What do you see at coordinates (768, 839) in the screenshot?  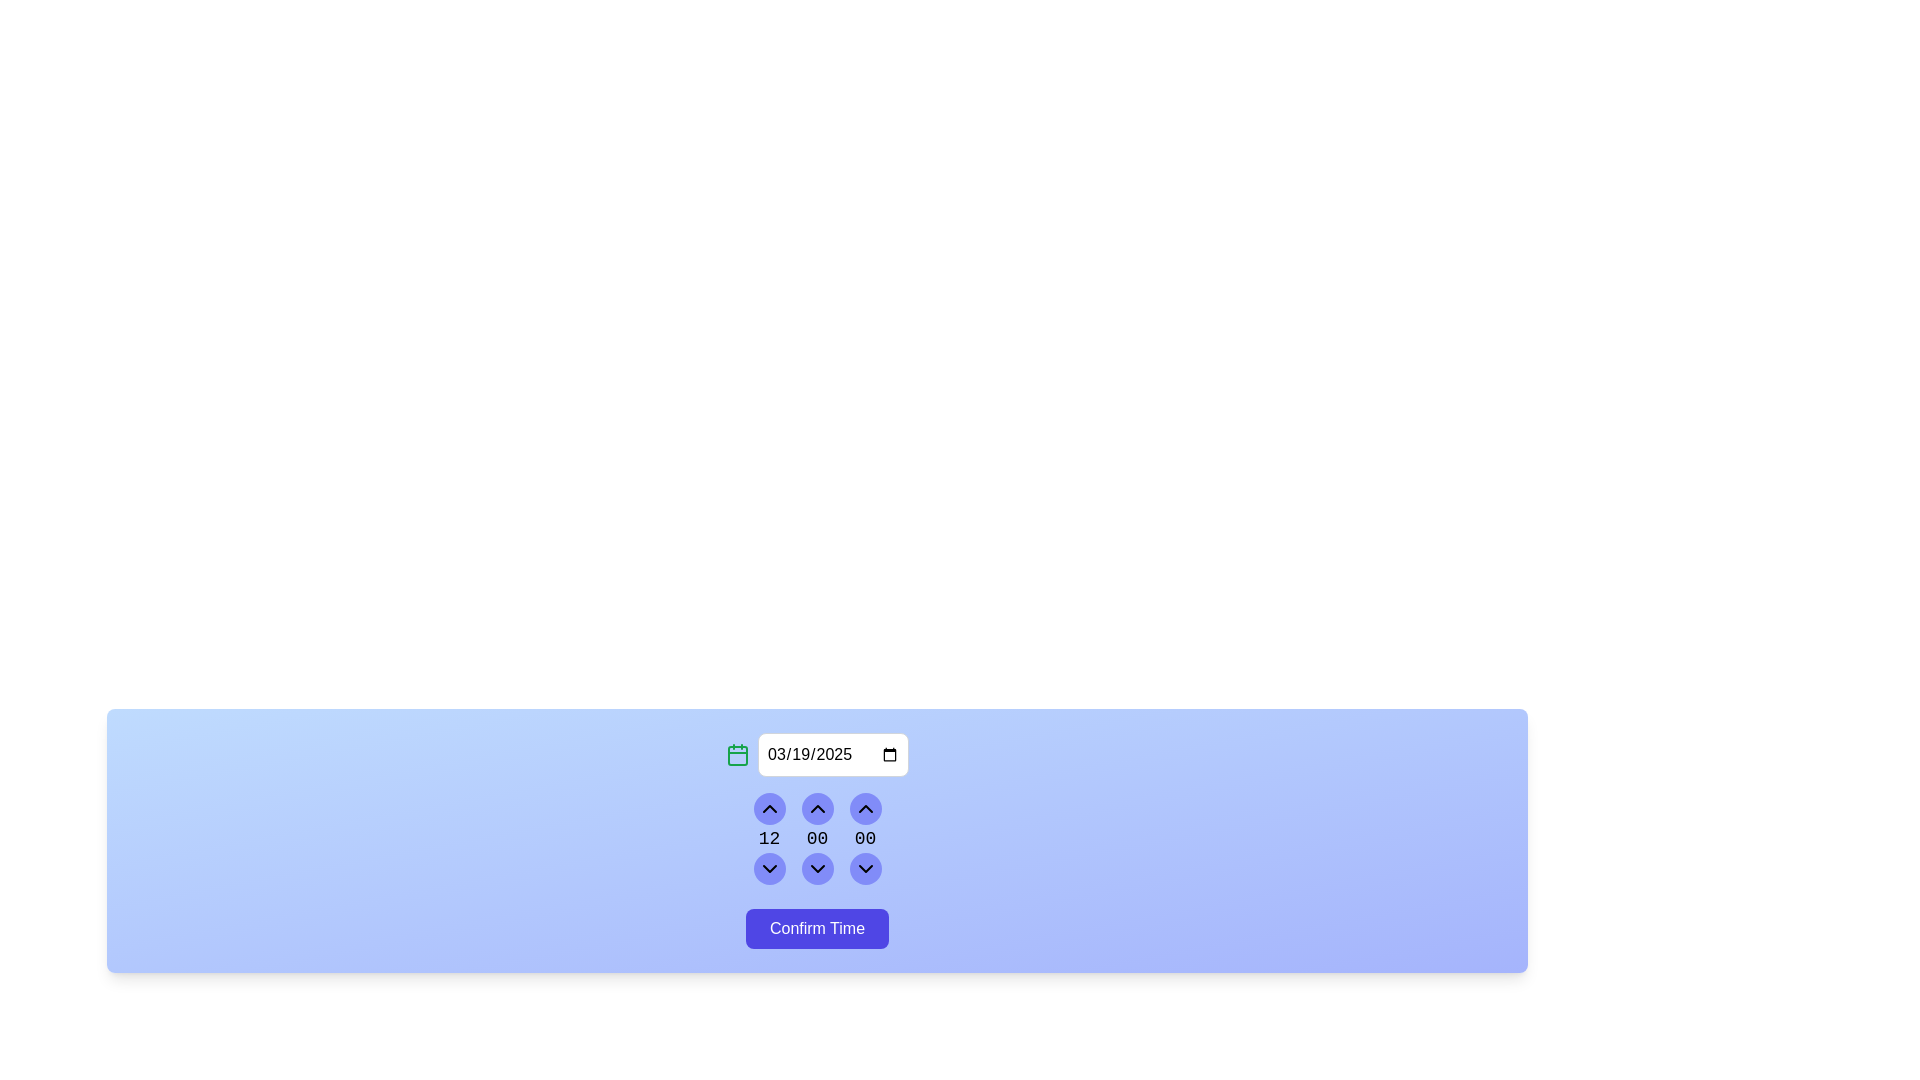 I see `the text label displaying '12' in a monospaced font style, which is positioned centrally below the up and down buttons in a clock or counter interface` at bounding box center [768, 839].